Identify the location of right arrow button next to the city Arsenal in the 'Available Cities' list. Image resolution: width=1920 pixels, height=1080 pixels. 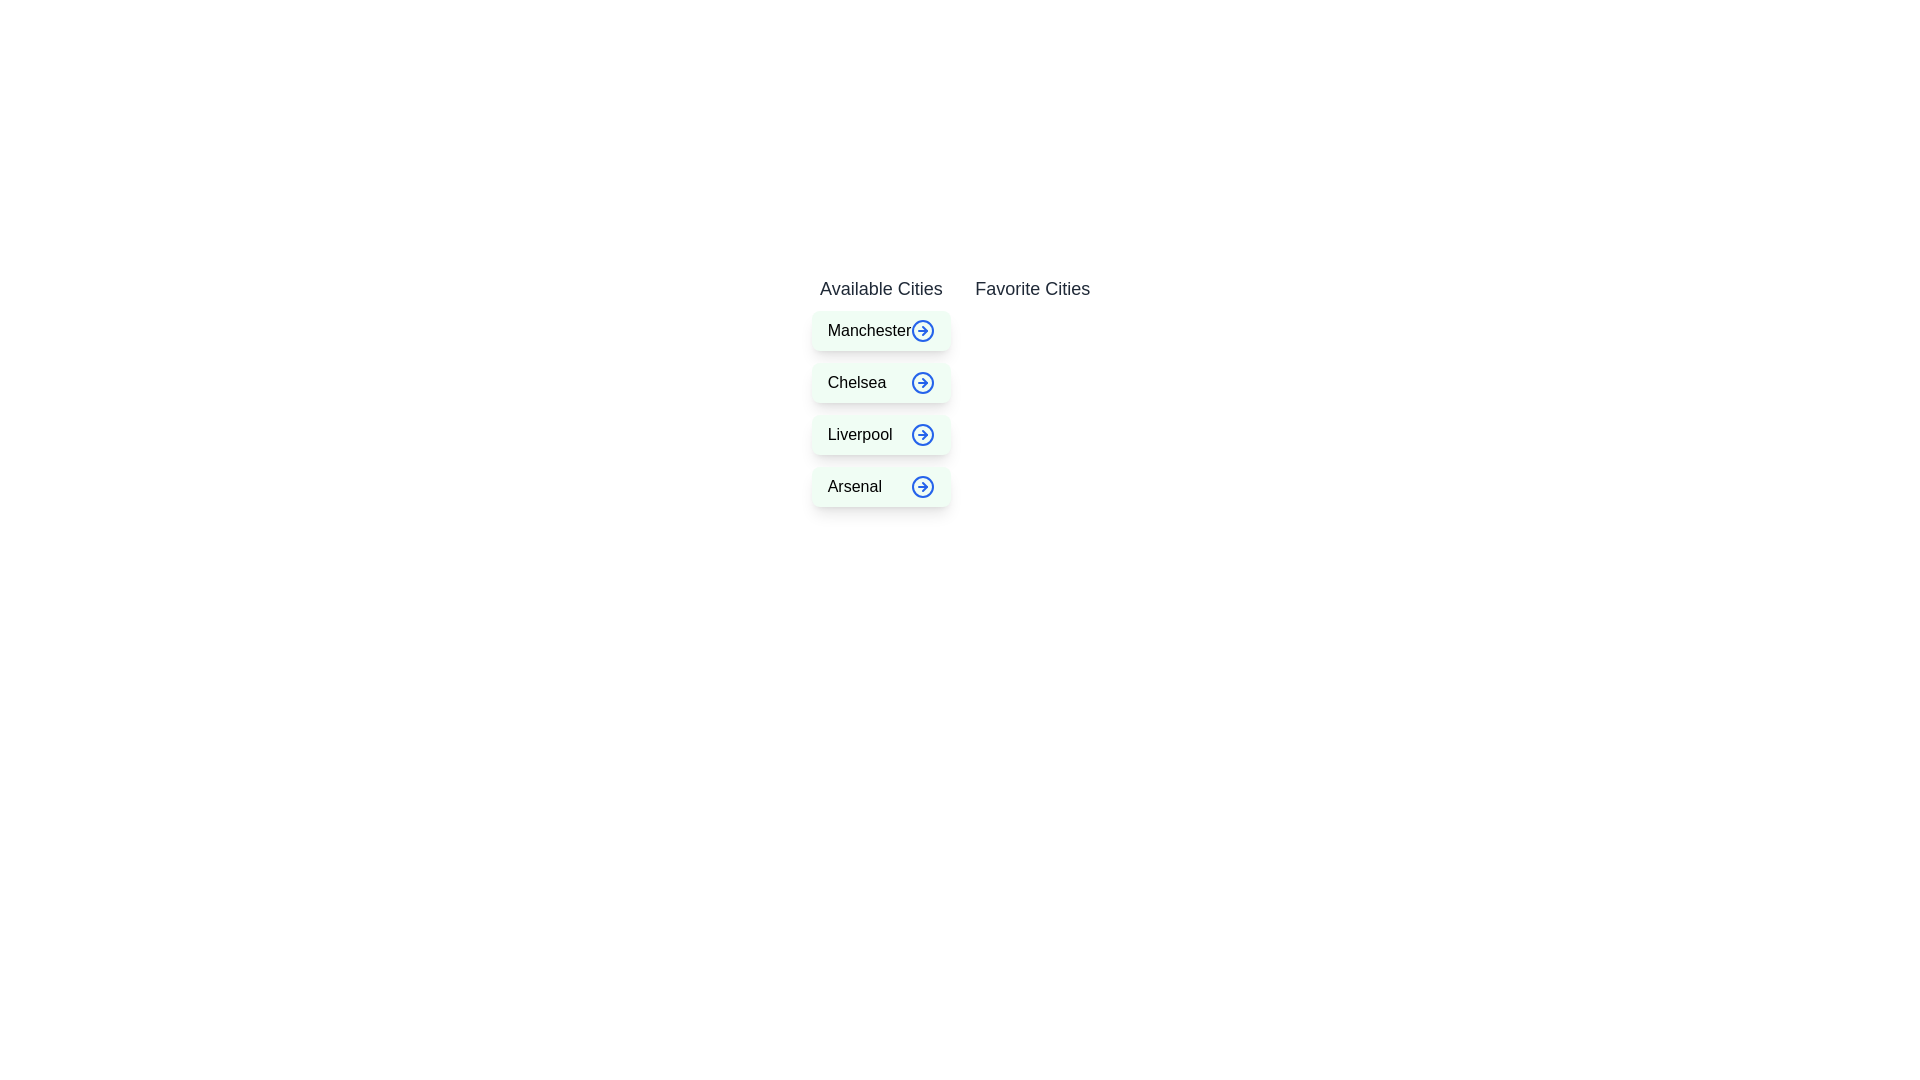
(922, 486).